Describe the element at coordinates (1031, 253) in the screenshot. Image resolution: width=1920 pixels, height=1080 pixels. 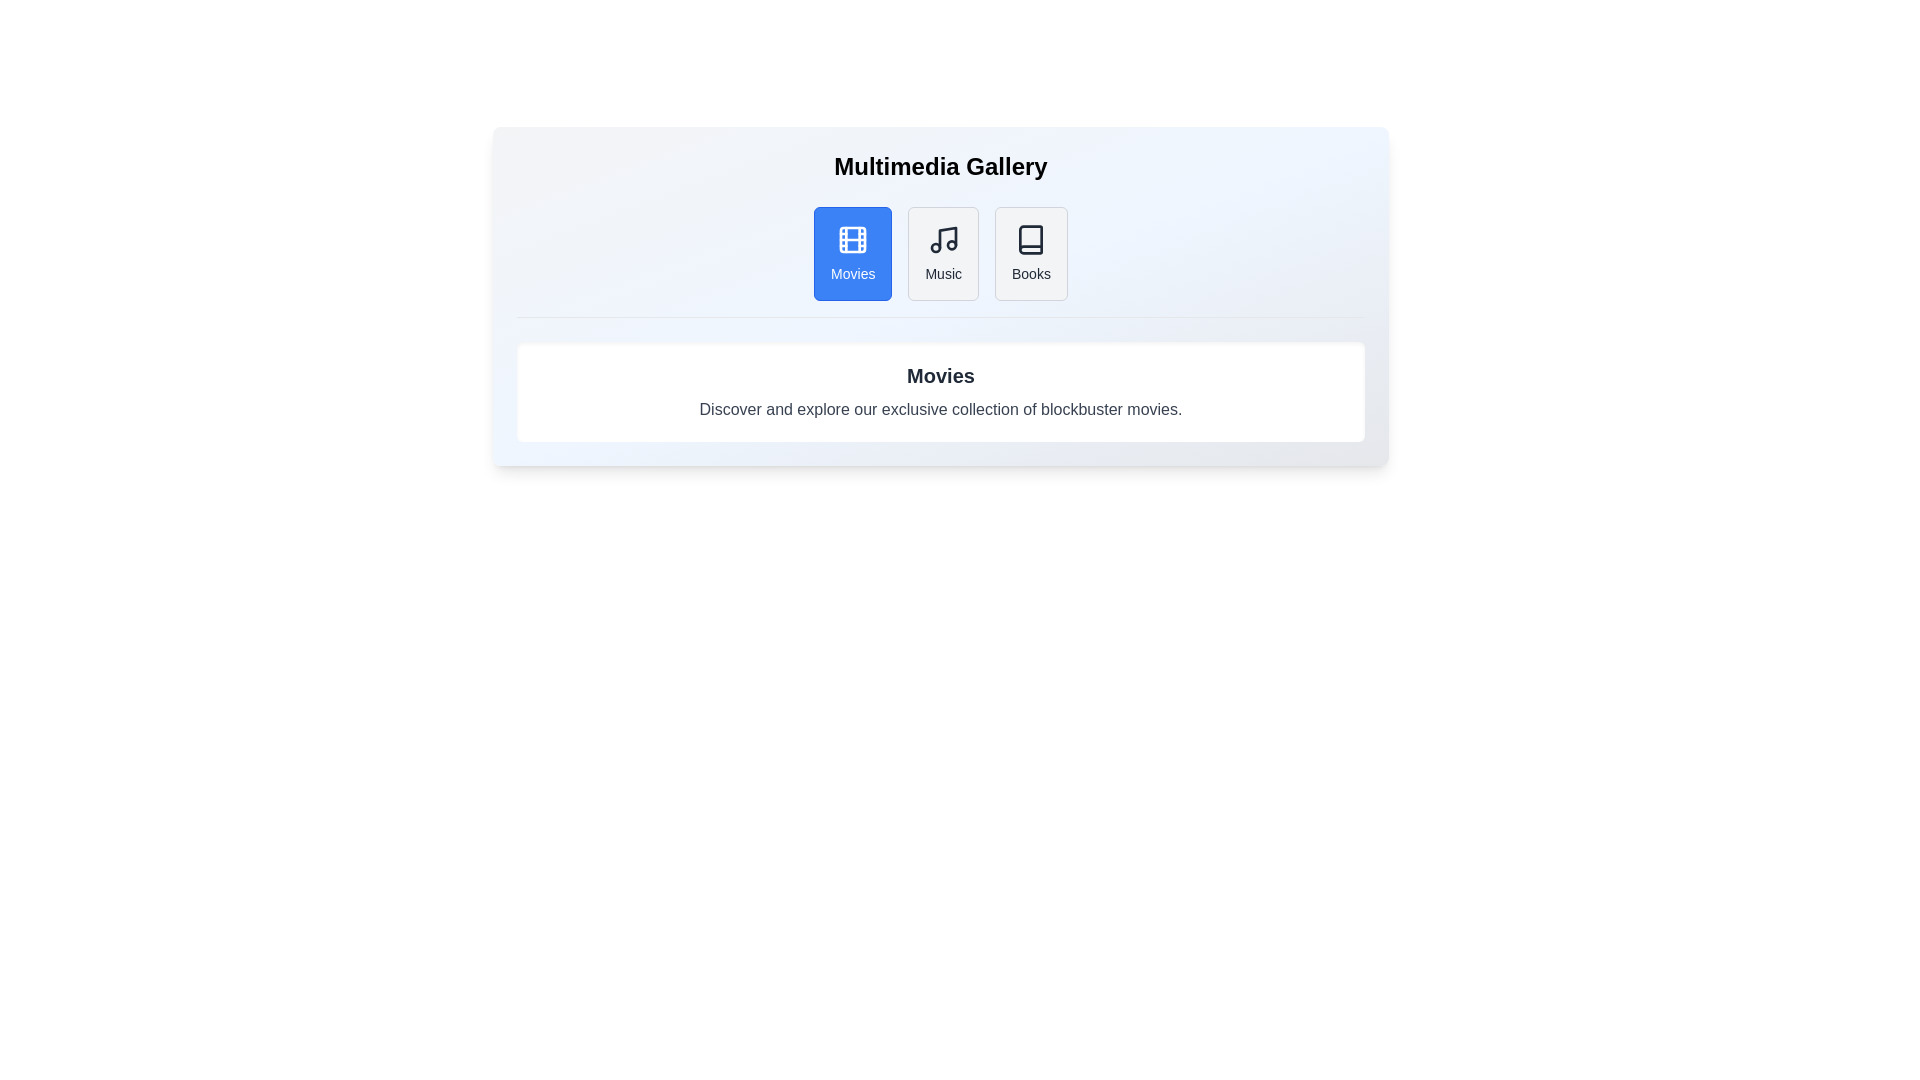
I see `the tab labeled Books to activate it` at that location.